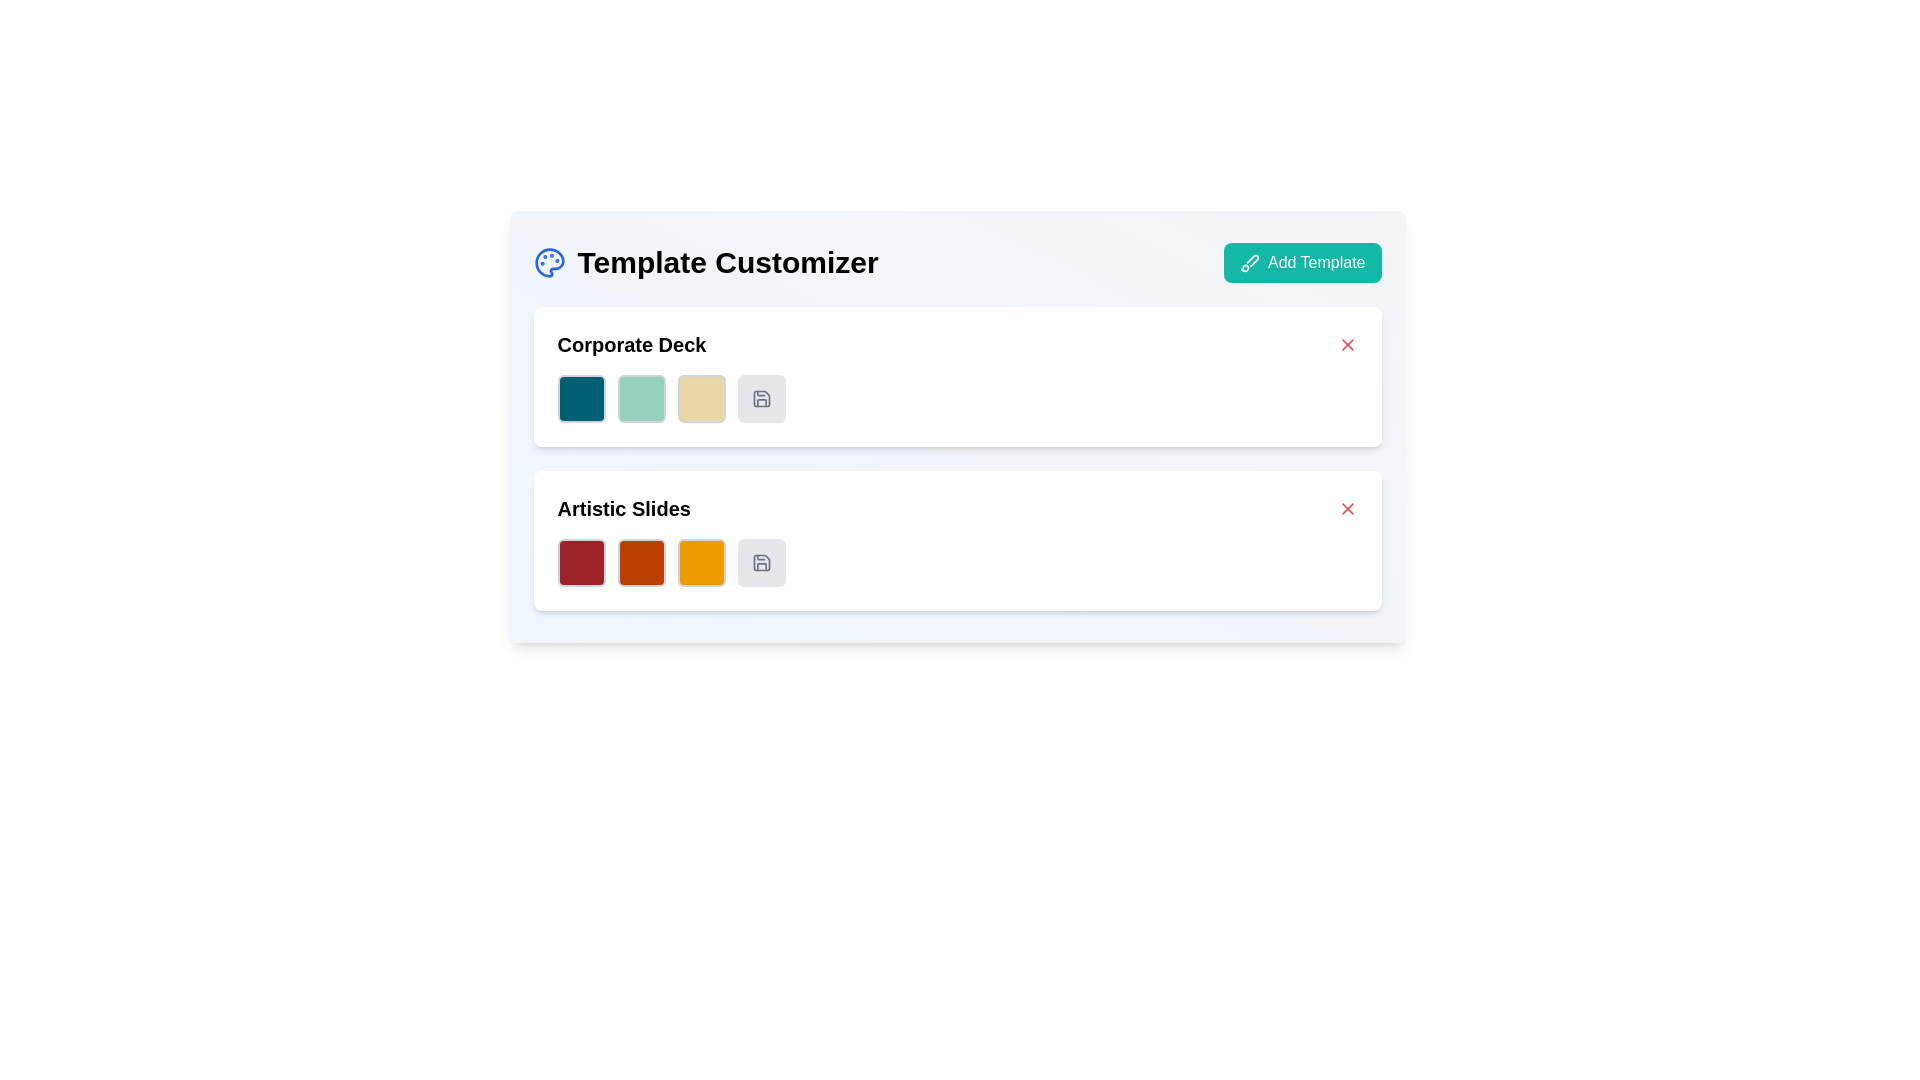  I want to click on the save button with a floppy disk icon, located within the 'Artistic Slides' section of the 'Template Customizer', so click(760, 563).